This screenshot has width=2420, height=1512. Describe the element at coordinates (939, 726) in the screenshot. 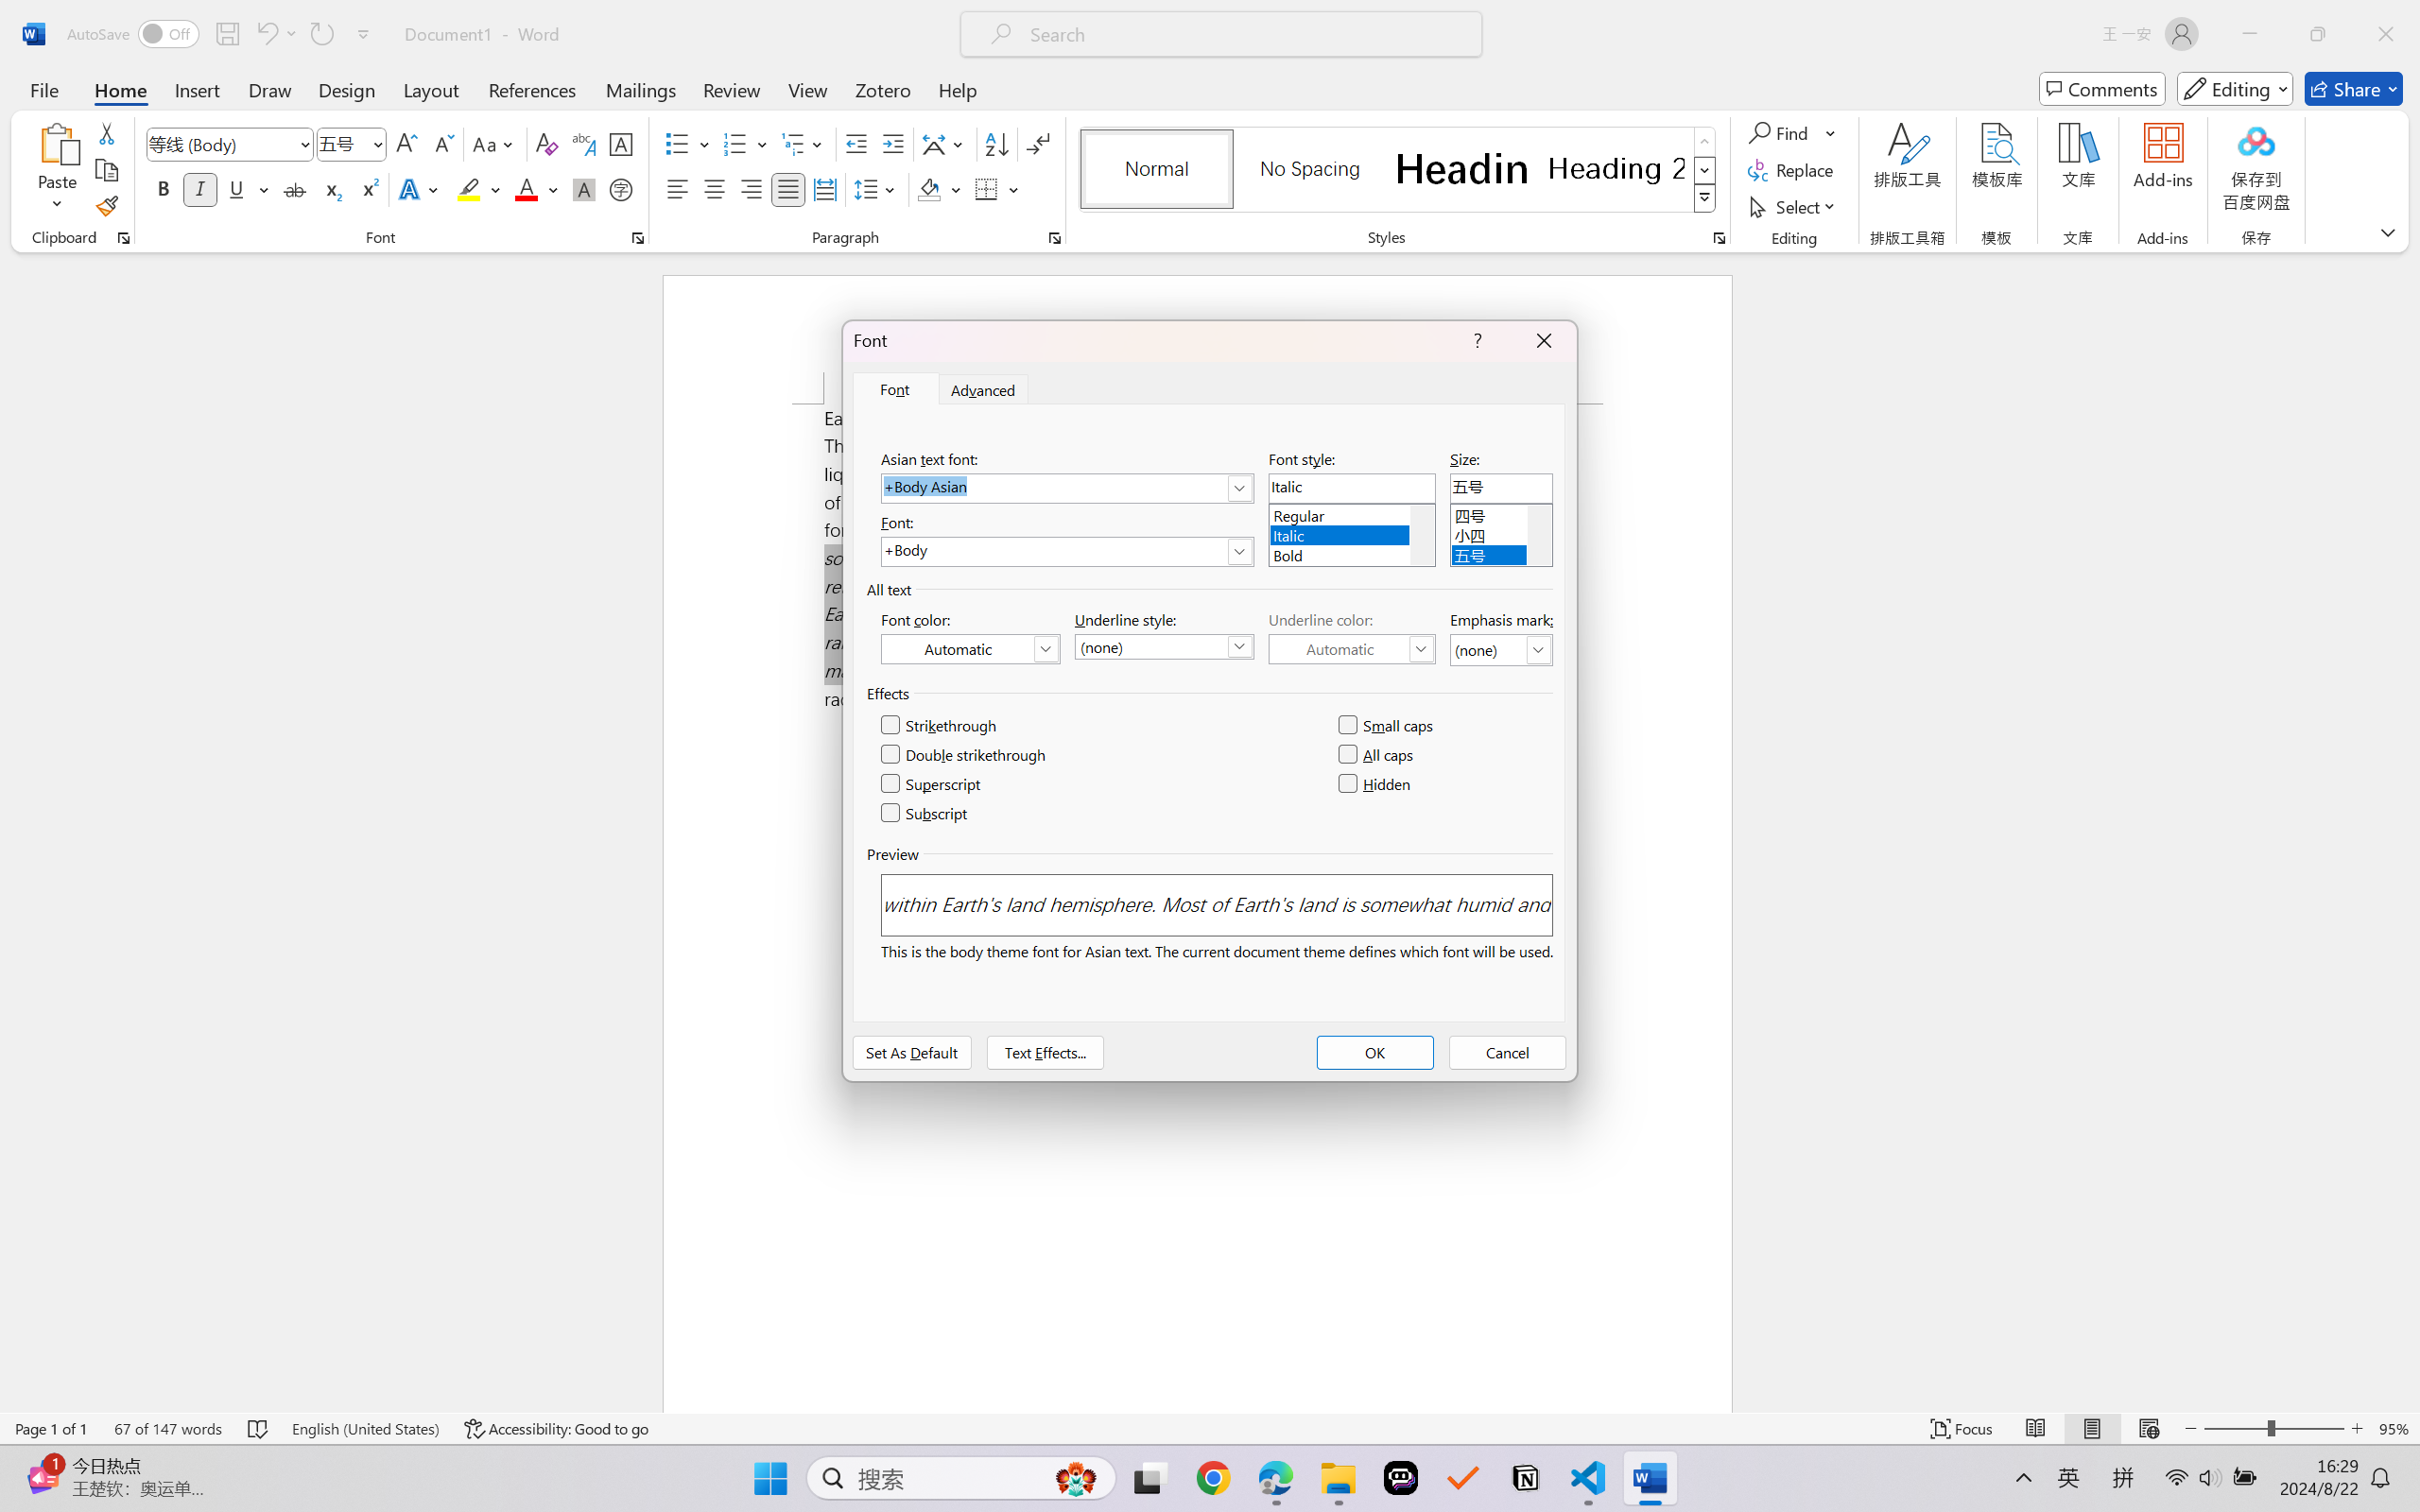

I see `'Strikethrough'` at that location.